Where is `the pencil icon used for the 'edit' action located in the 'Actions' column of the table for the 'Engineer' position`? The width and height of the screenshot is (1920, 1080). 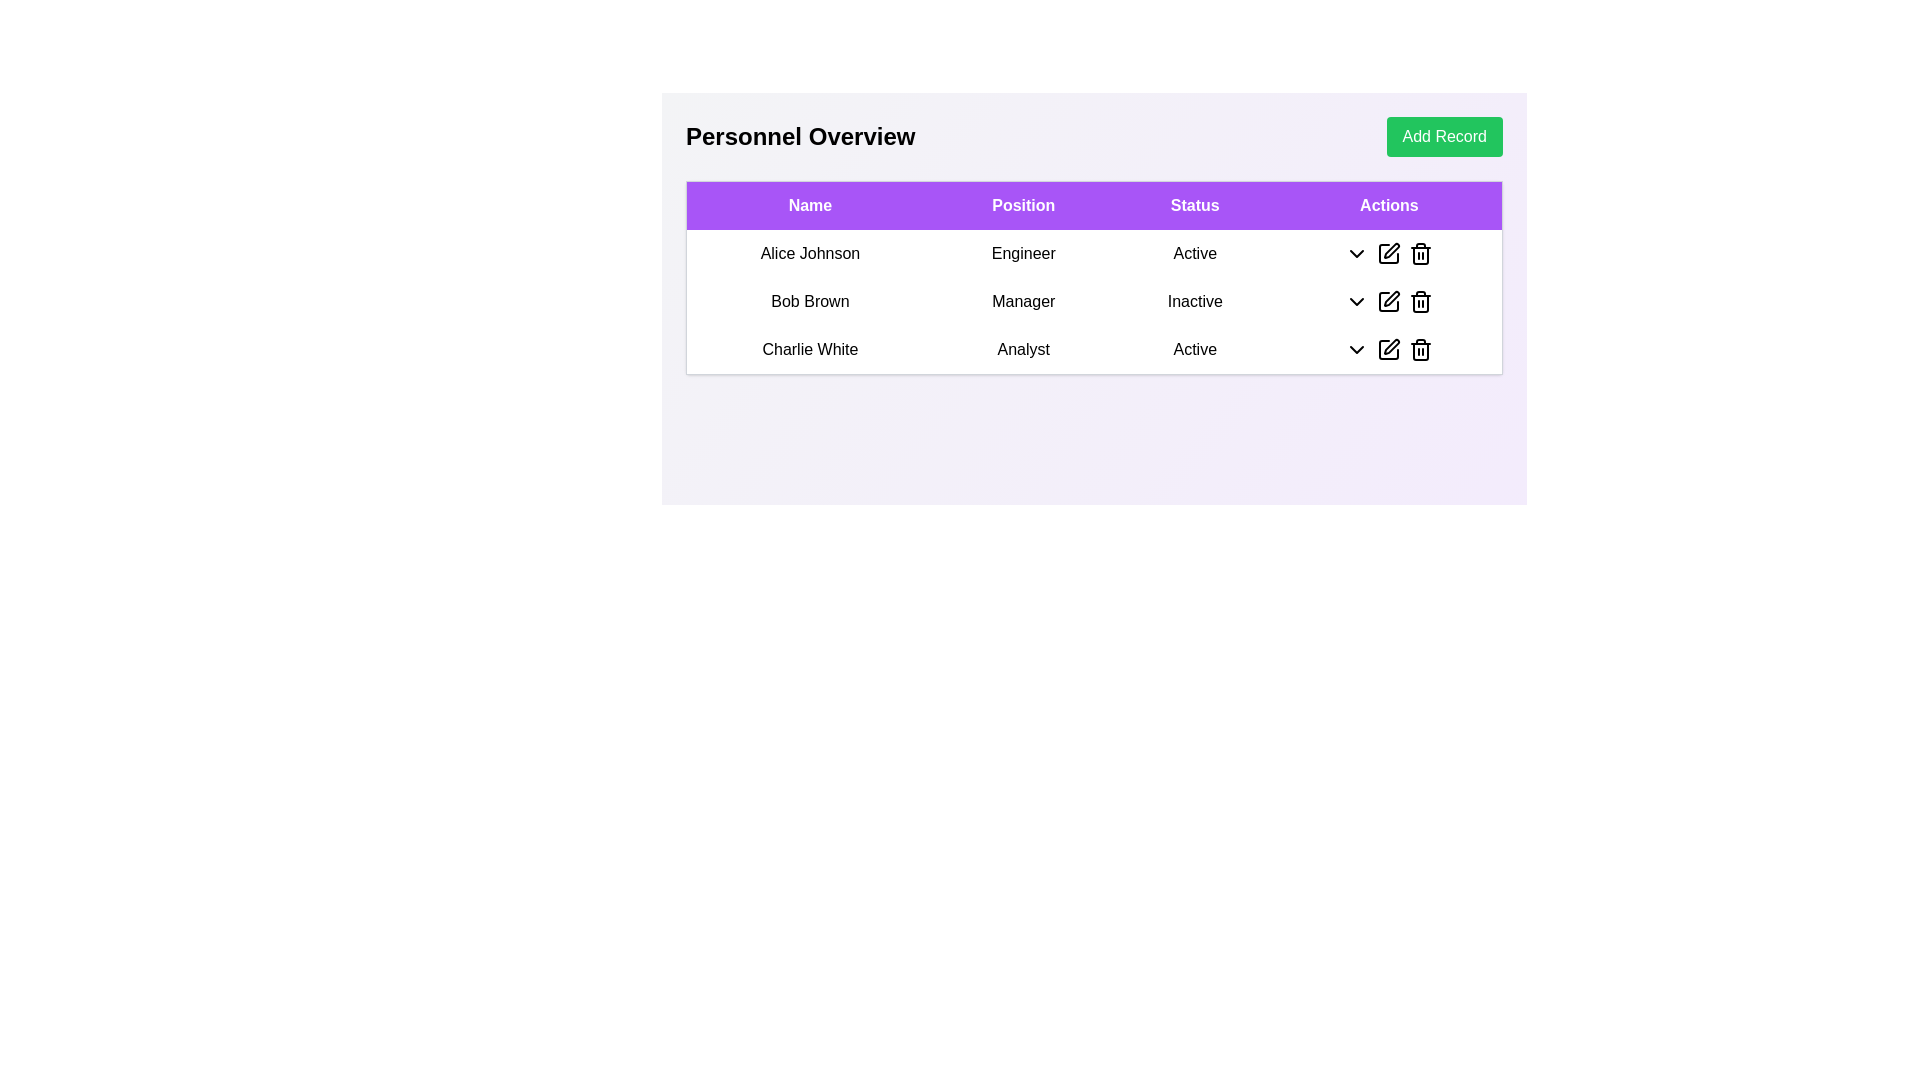 the pencil icon used for the 'edit' action located in the 'Actions' column of the table for the 'Engineer' position is located at coordinates (1388, 253).